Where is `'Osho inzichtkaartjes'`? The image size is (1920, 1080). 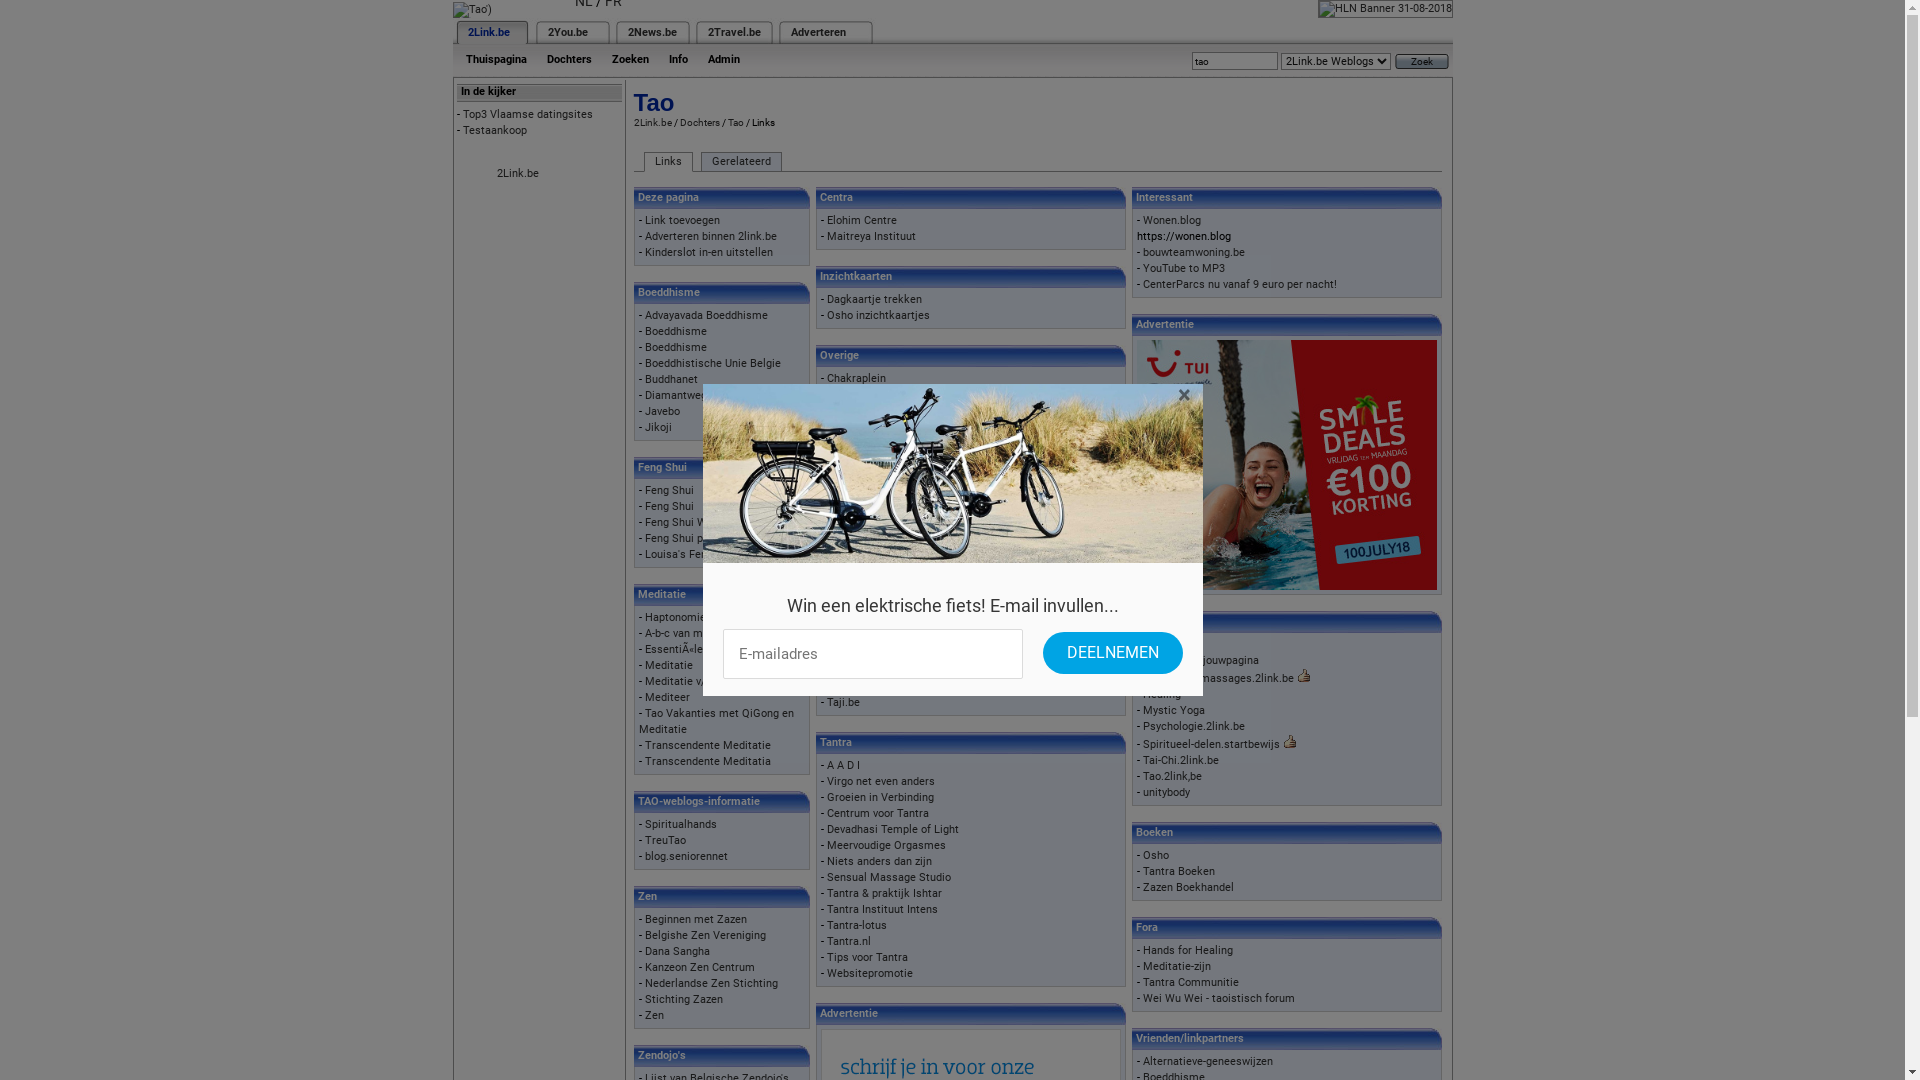 'Osho inzichtkaartjes' is located at coordinates (877, 315).